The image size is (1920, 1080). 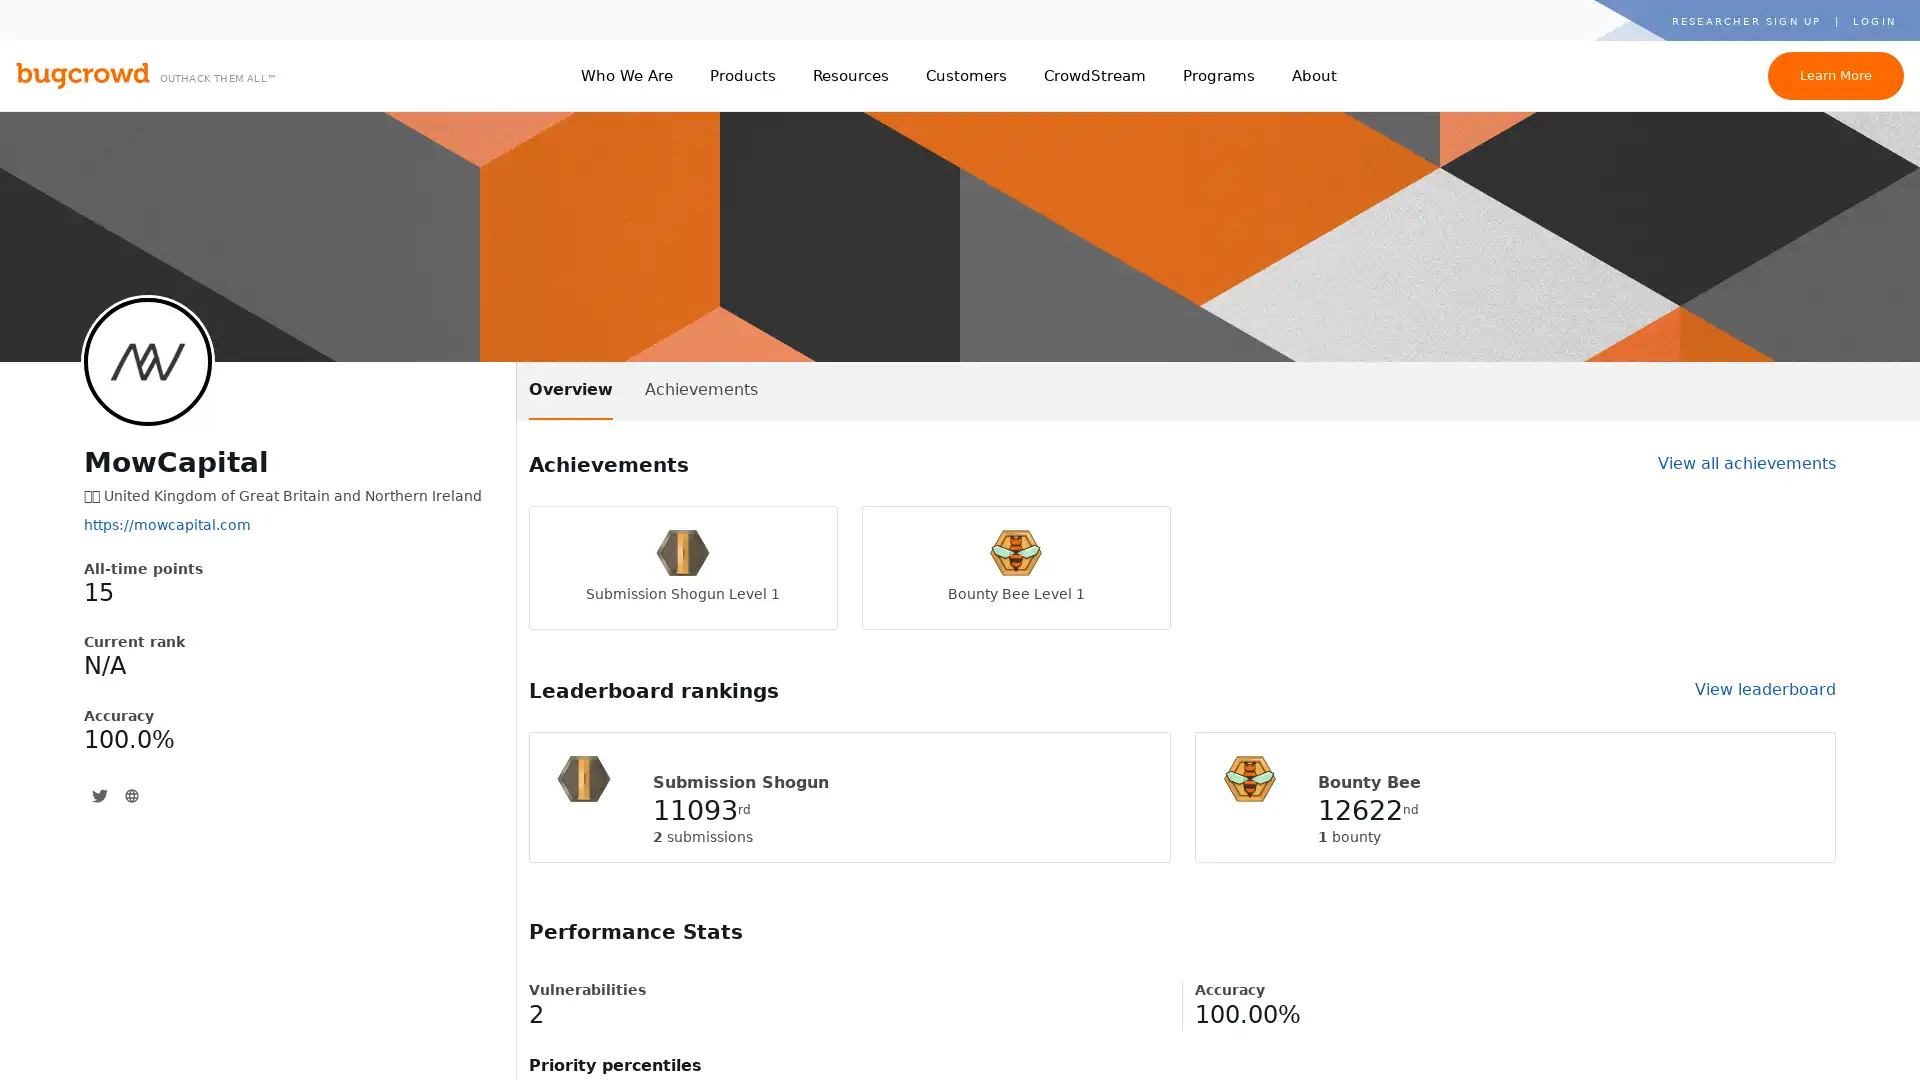 I want to click on Submission Shogun Level 1 Submission Shogun Level 1, so click(x=682, y=567).